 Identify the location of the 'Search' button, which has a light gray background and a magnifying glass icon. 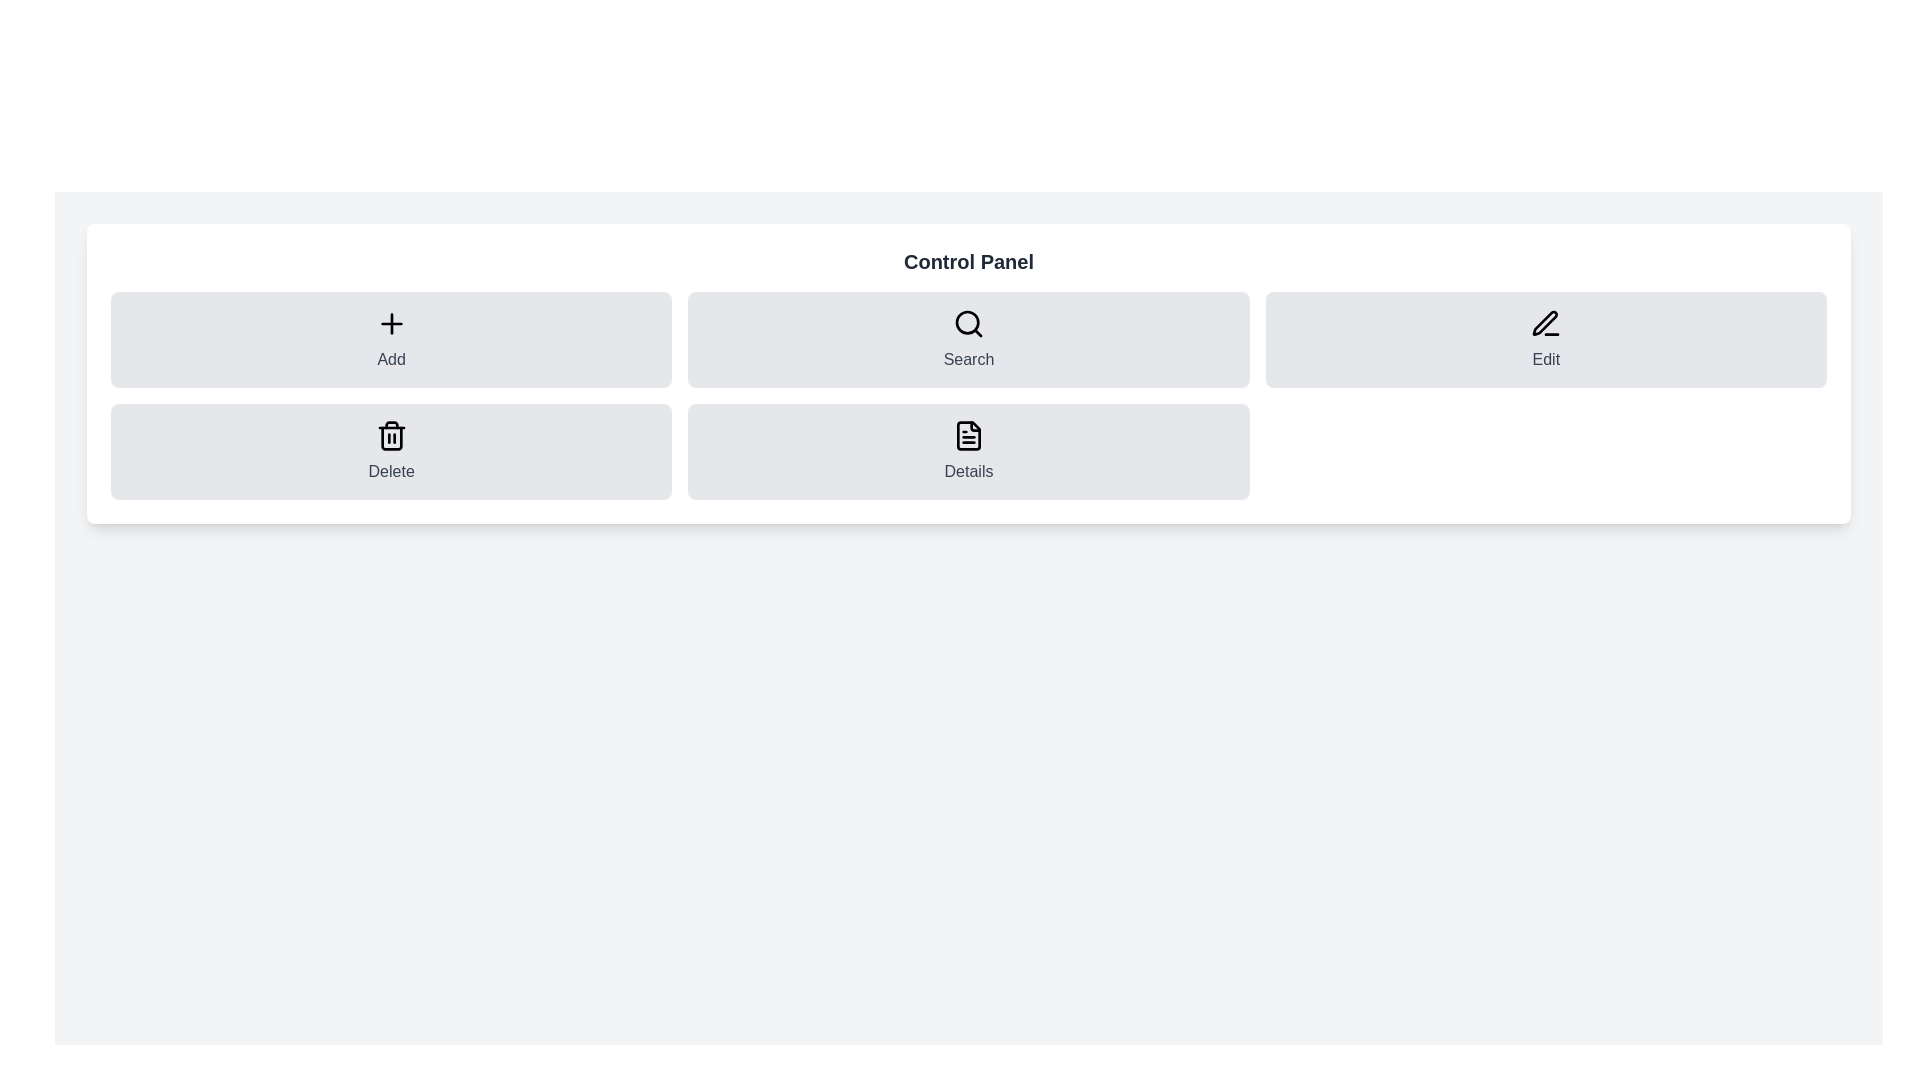
(969, 338).